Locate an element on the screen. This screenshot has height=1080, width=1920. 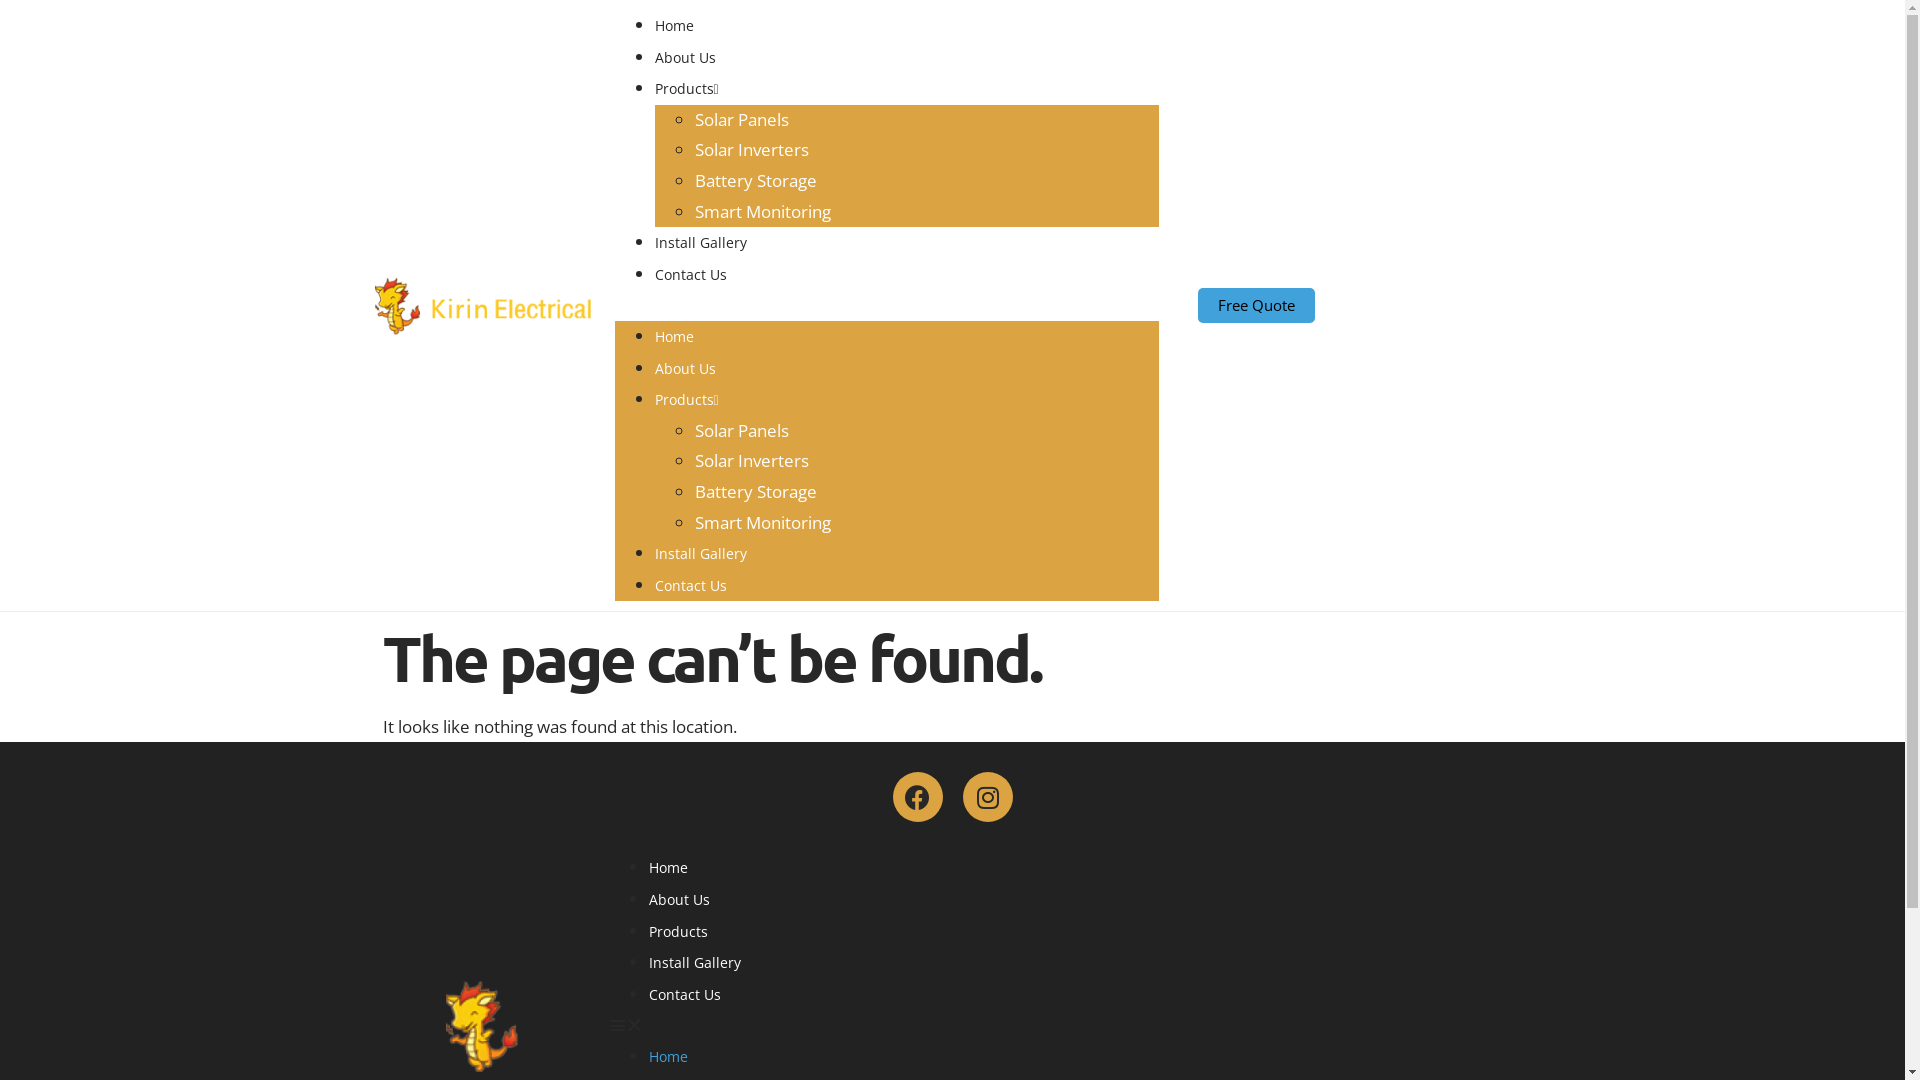
'Contact Us' is located at coordinates (653, 274).